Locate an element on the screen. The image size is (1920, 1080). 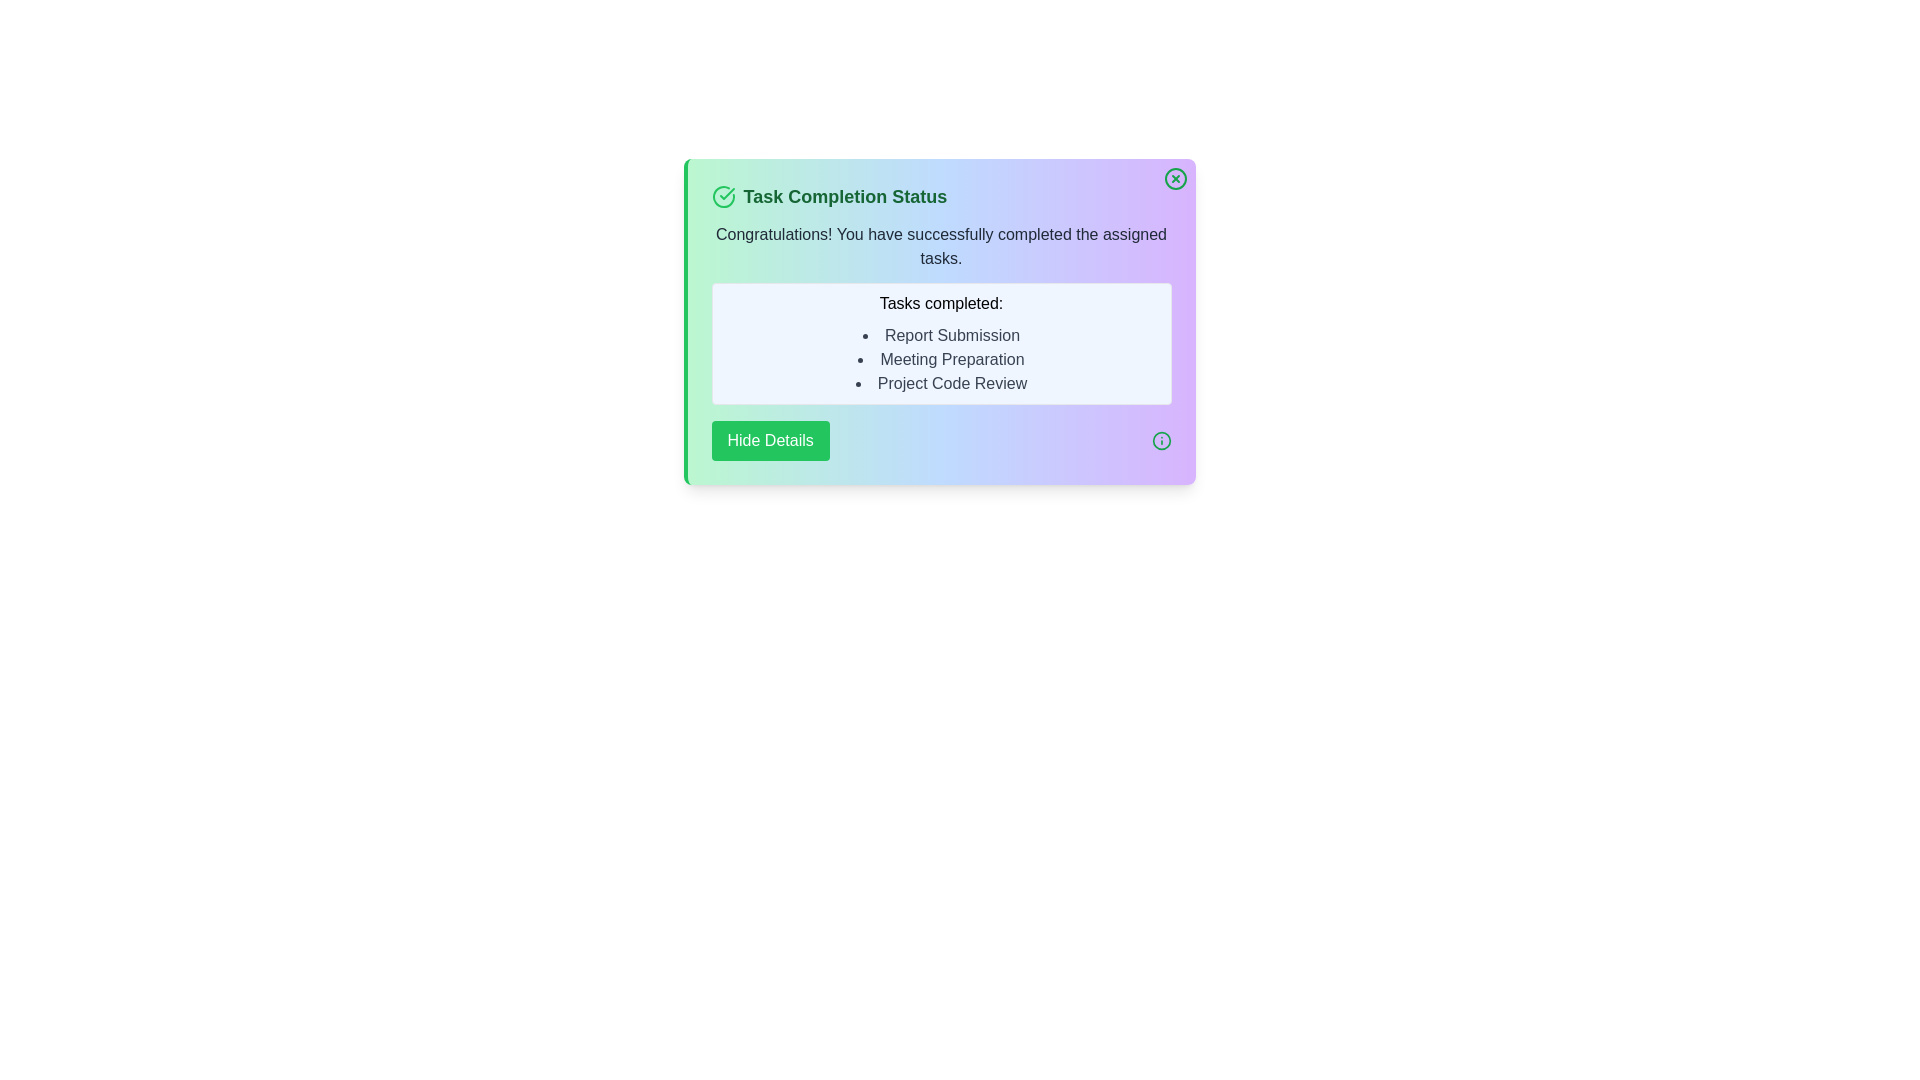
the close button to hide the alert is located at coordinates (1175, 177).